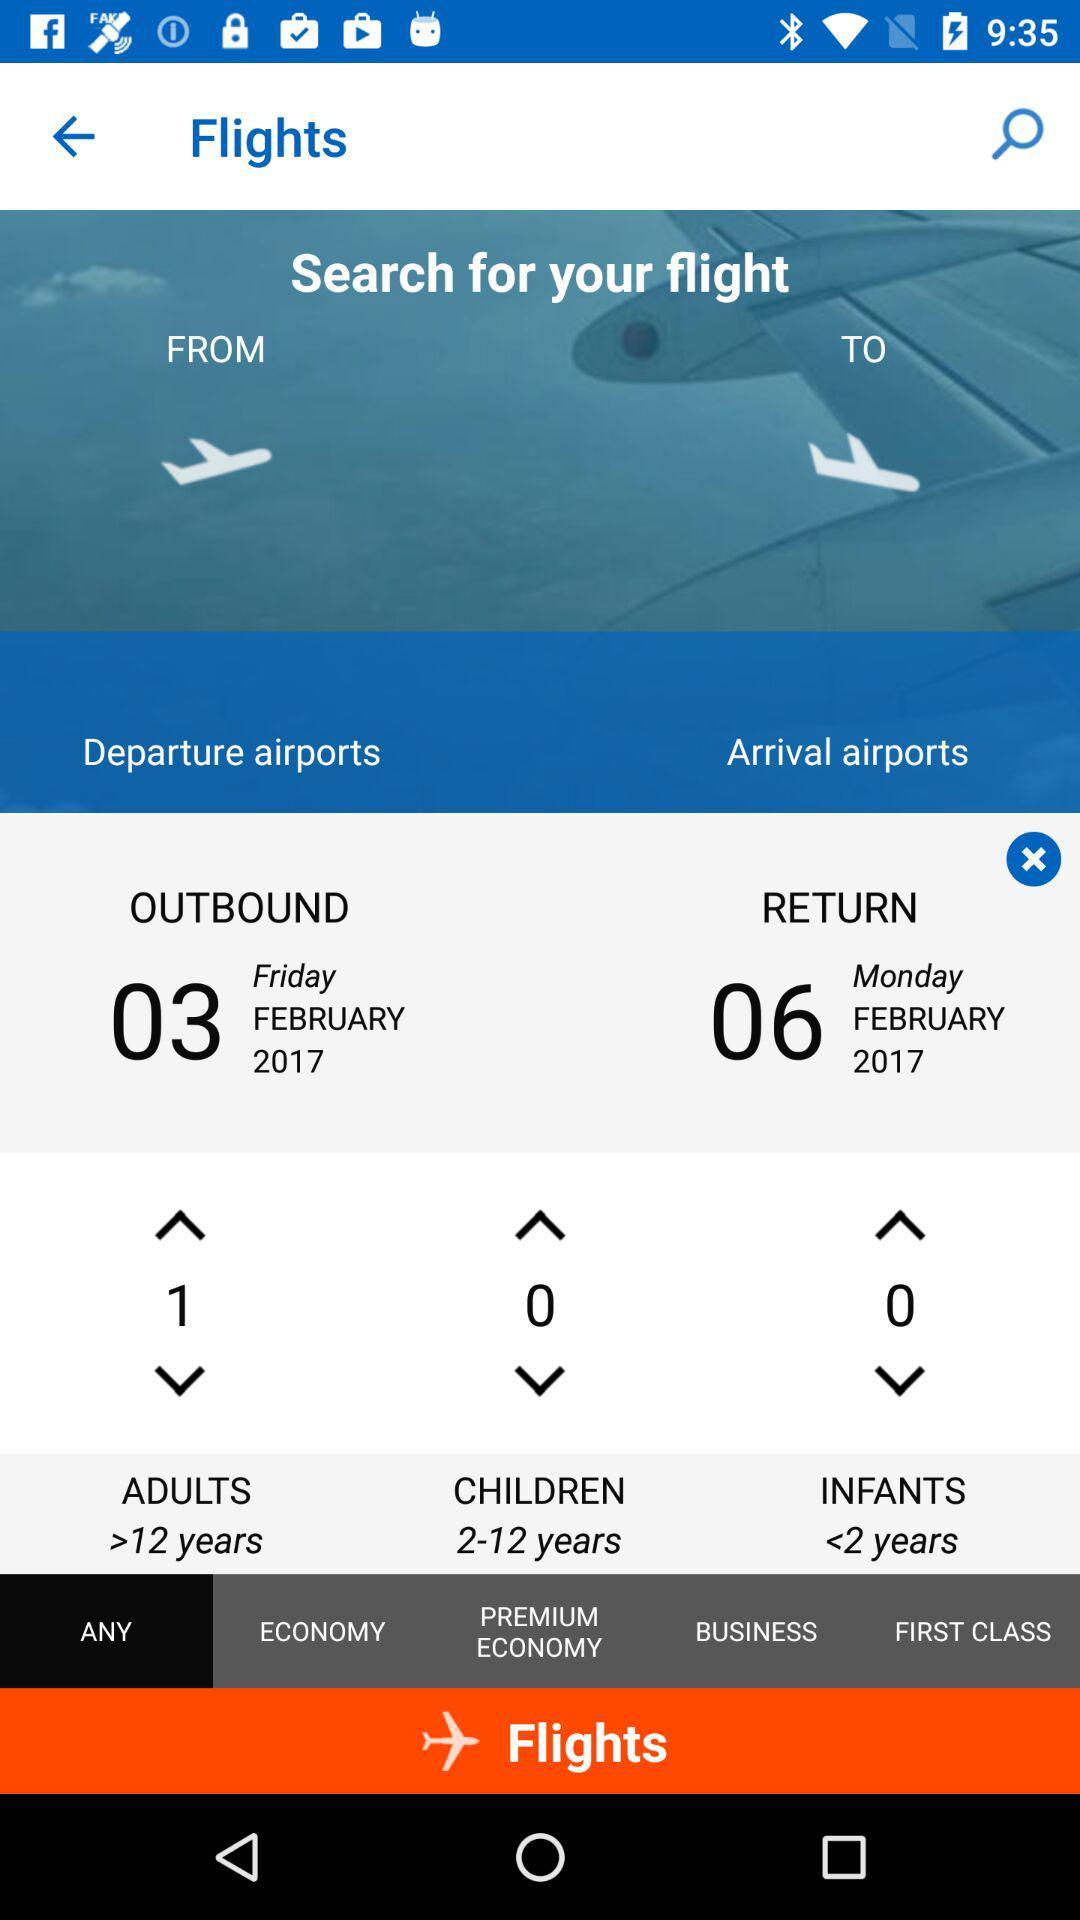  What do you see at coordinates (972, 1631) in the screenshot?
I see `icon to the right of business item` at bounding box center [972, 1631].